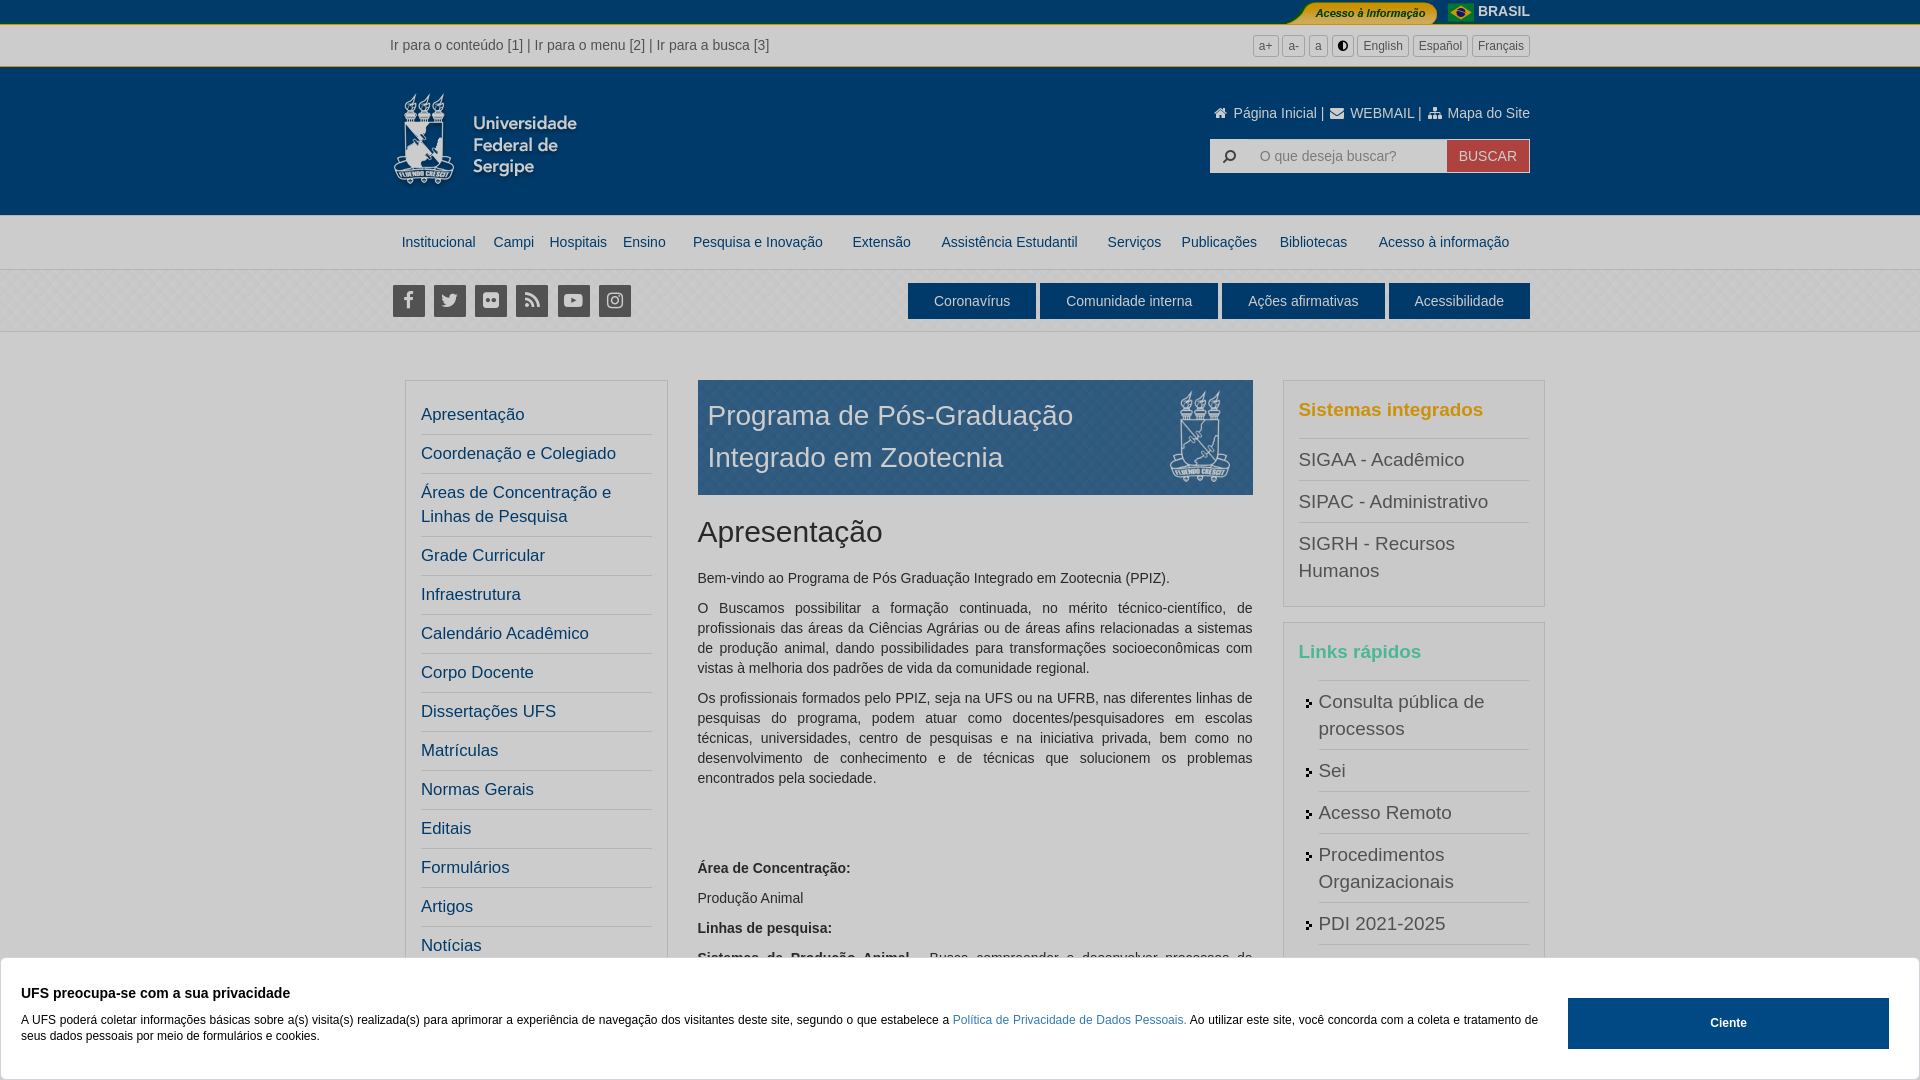 The width and height of the screenshot is (1920, 1080). Describe the element at coordinates (1446, 154) in the screenshot. I see `'BUSCAR'` at that location.